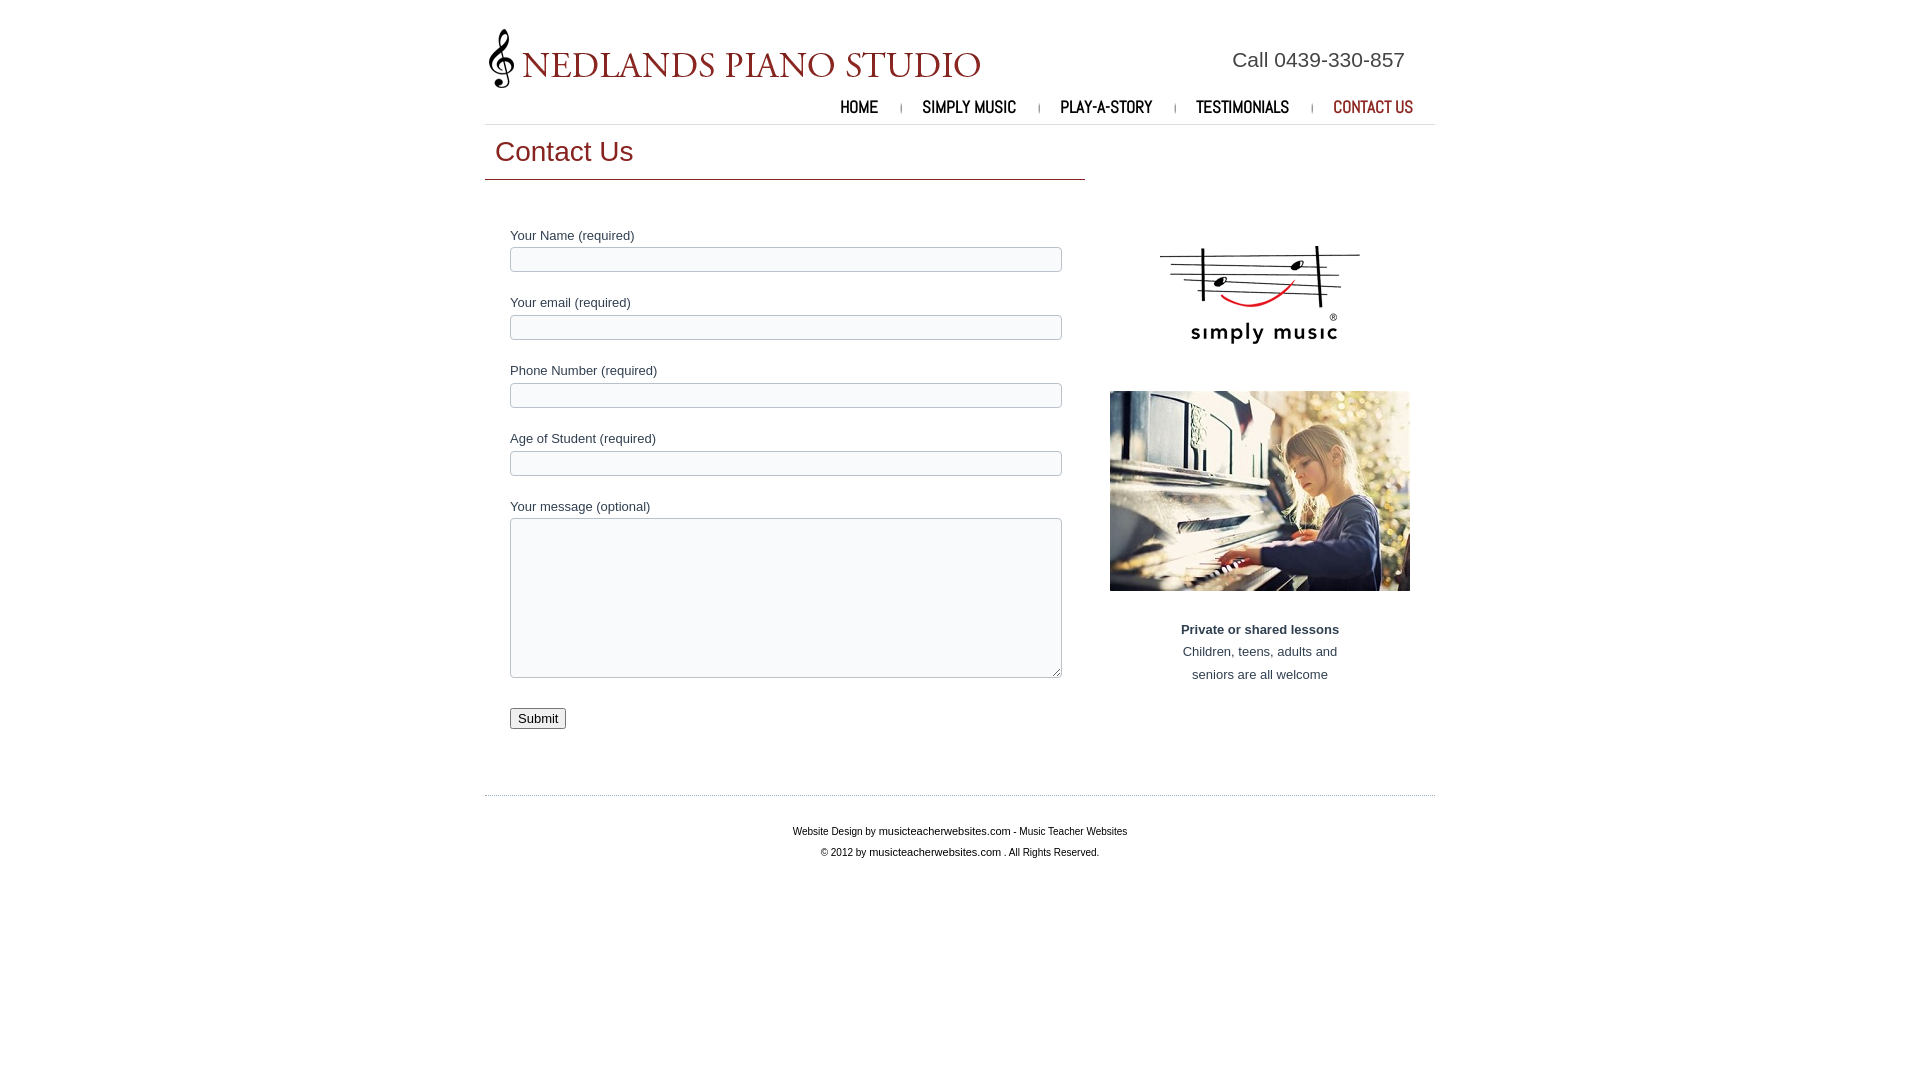  I want to click on 'PLAY-A-STORY', so click(1104, 107).